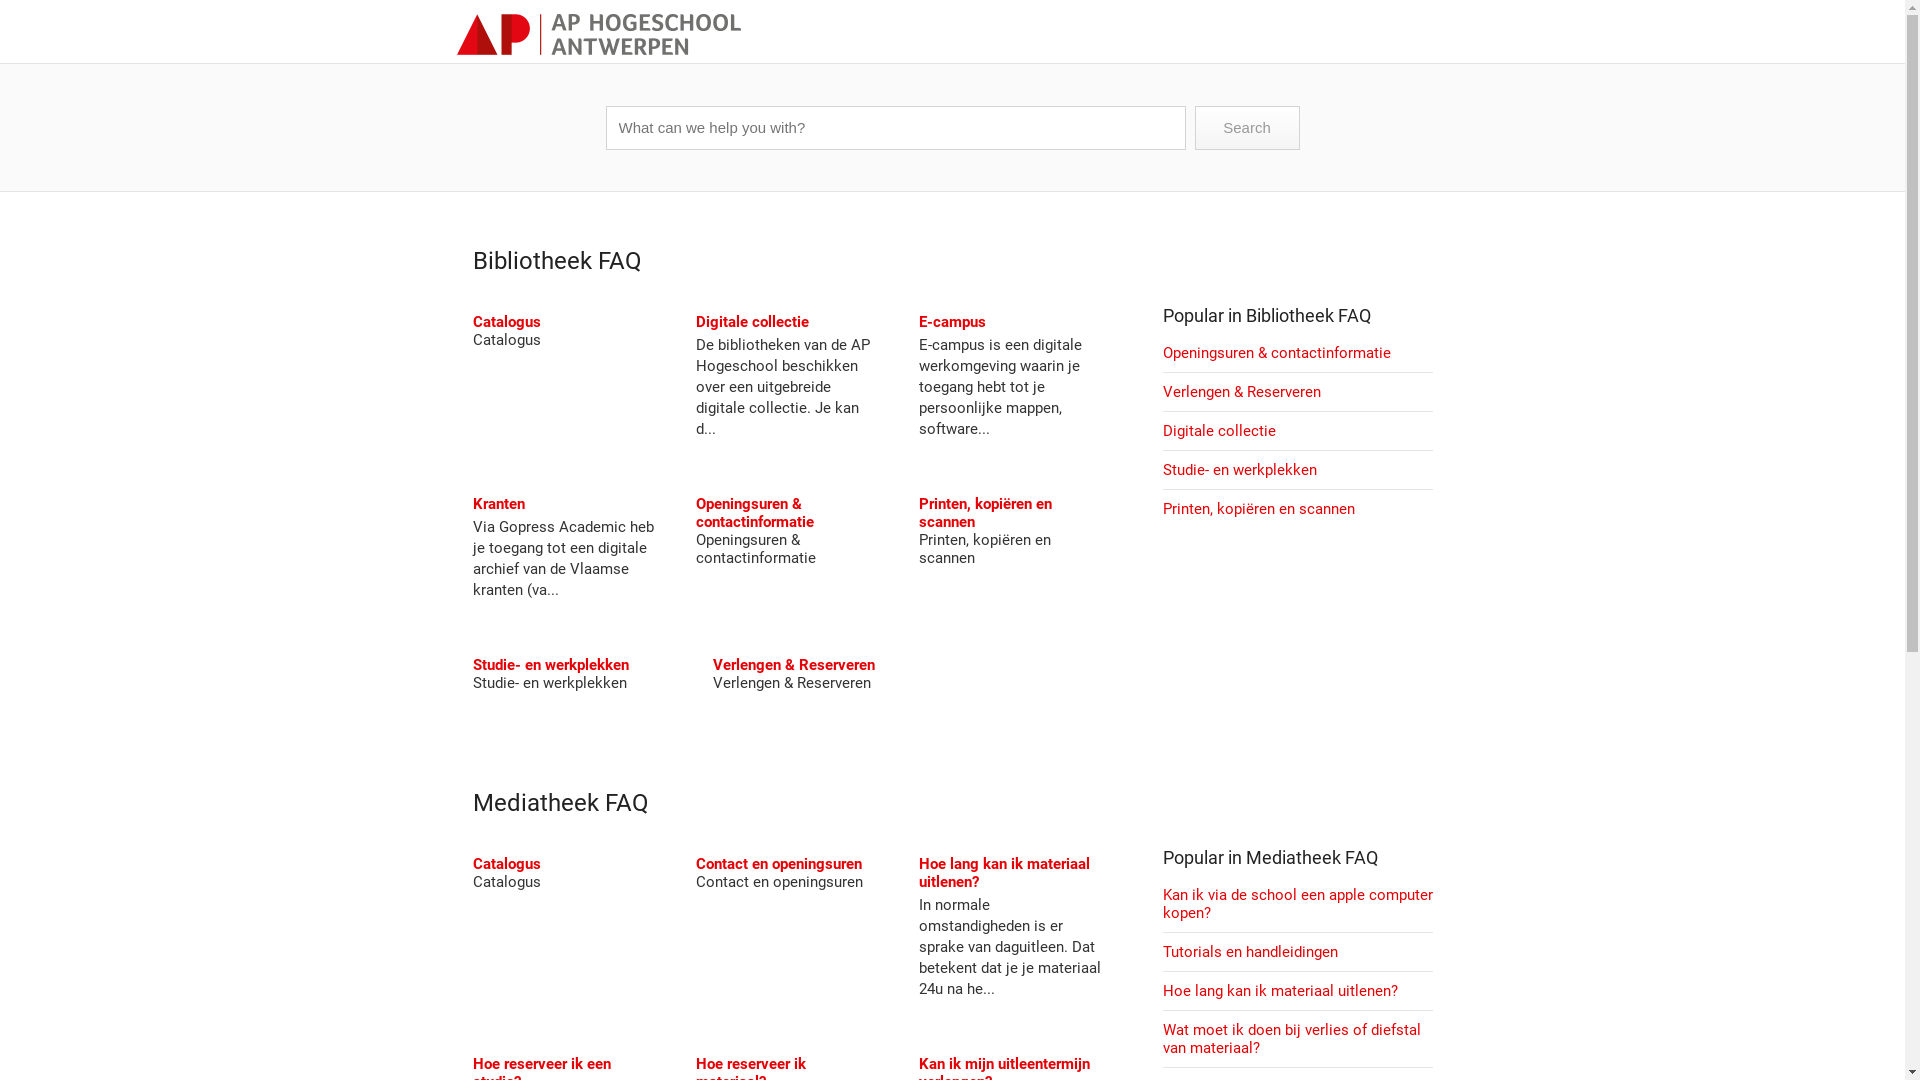 The image size is (1920, 1080). What do you see at coordinates (696, 512) in the screenshot?
I see `'Openingsuren & contactinformatie'` at bounding box center [696, 512].